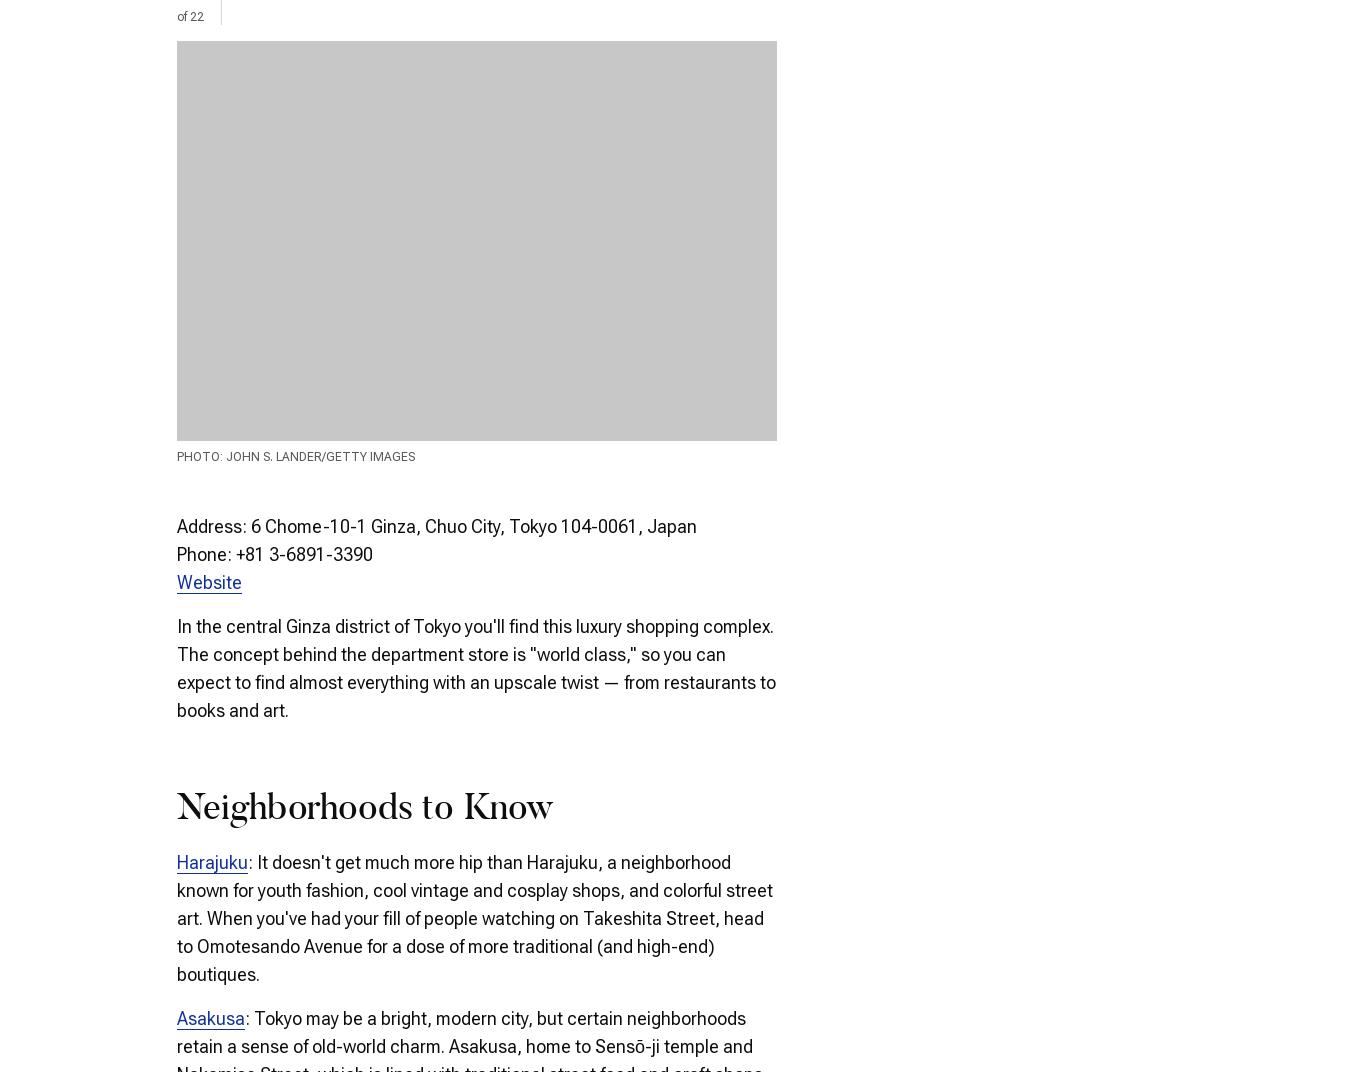 This screenshot has width=1350, height=1072. What do you see at coordinates (319, 455) in the screenshot?
I see `'John S. Lander/Getty Images'` at bounding box center [319, 455].